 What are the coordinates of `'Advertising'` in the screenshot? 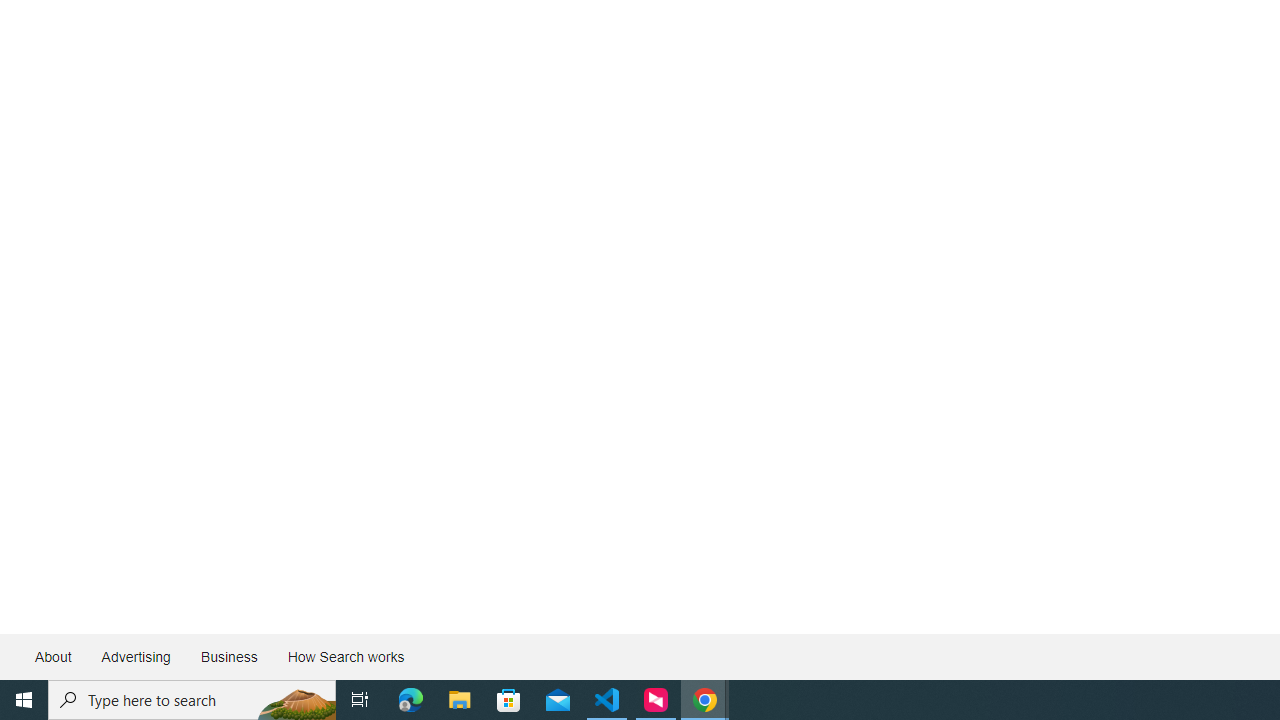 It's located at (134, 657).